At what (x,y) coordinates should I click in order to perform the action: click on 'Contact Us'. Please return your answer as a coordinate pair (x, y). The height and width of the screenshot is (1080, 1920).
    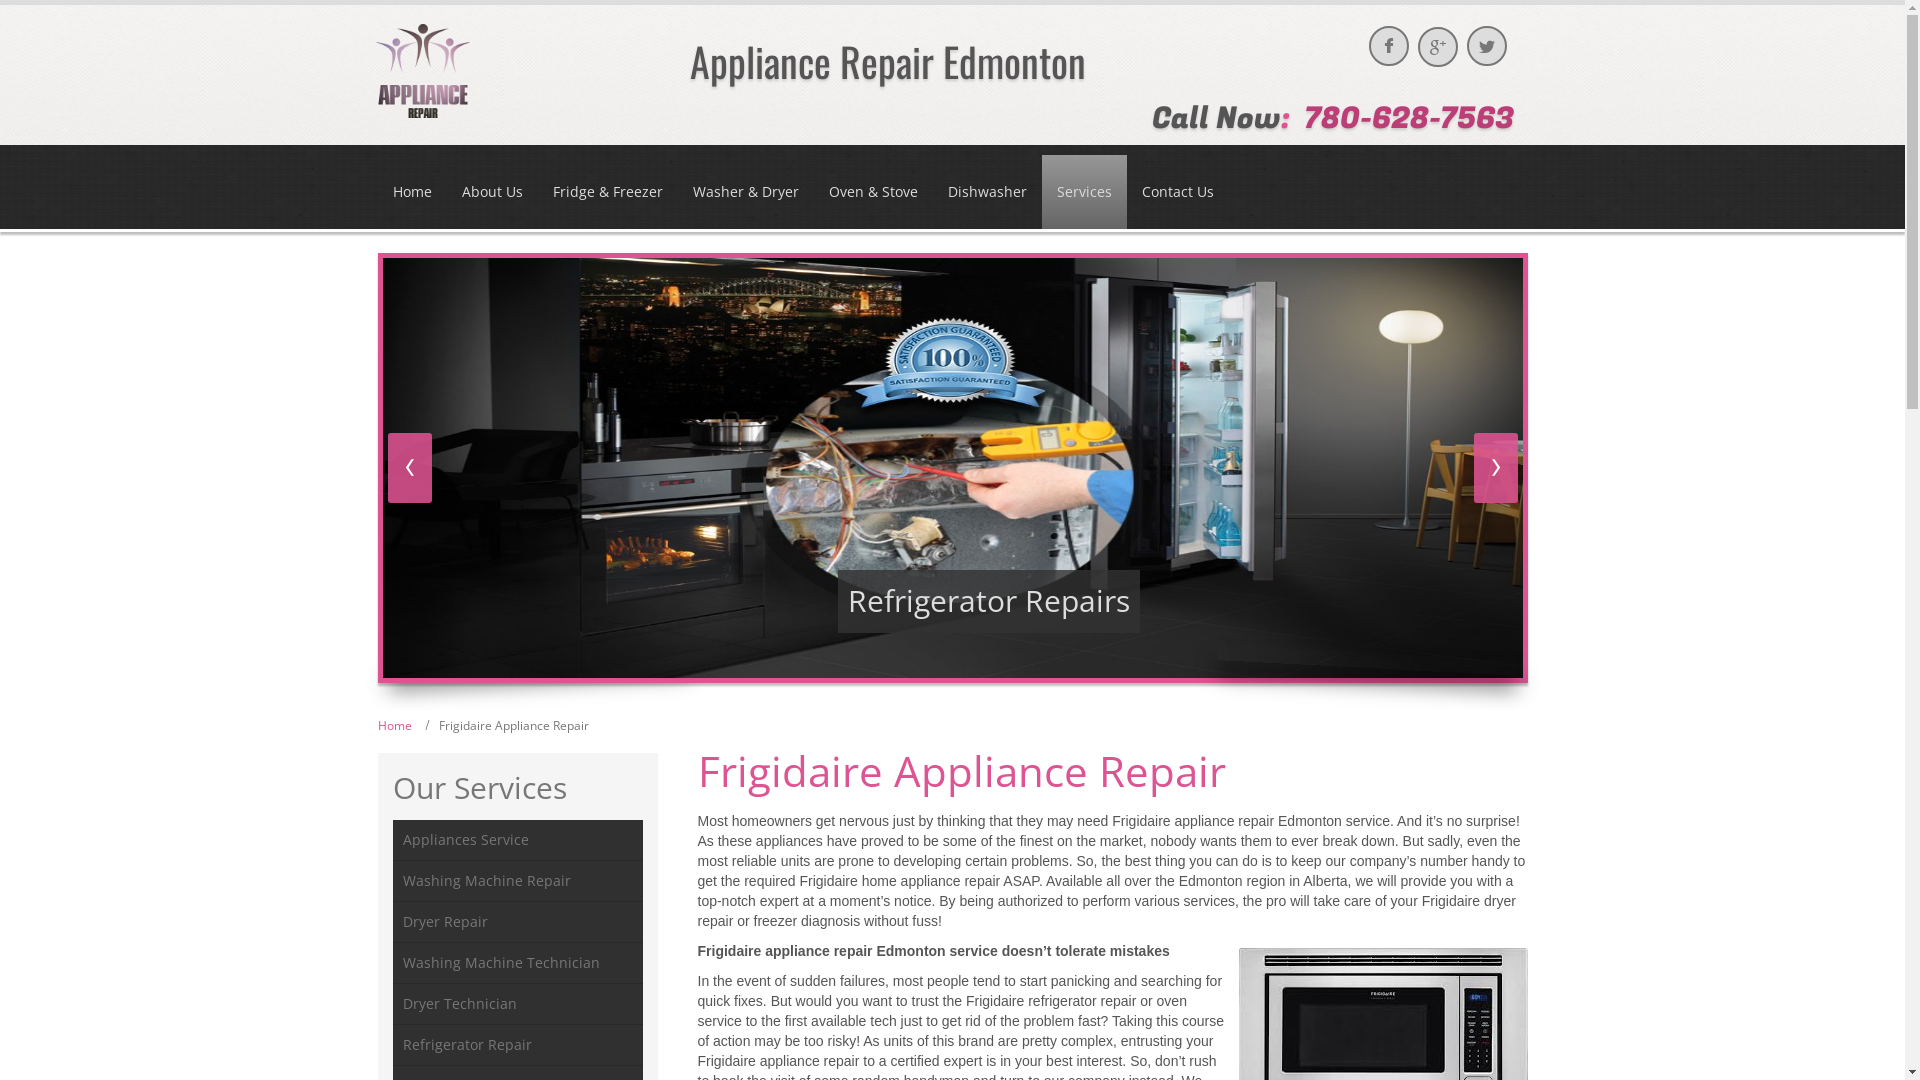
    Looking at the image, I should click on (1176, 192).